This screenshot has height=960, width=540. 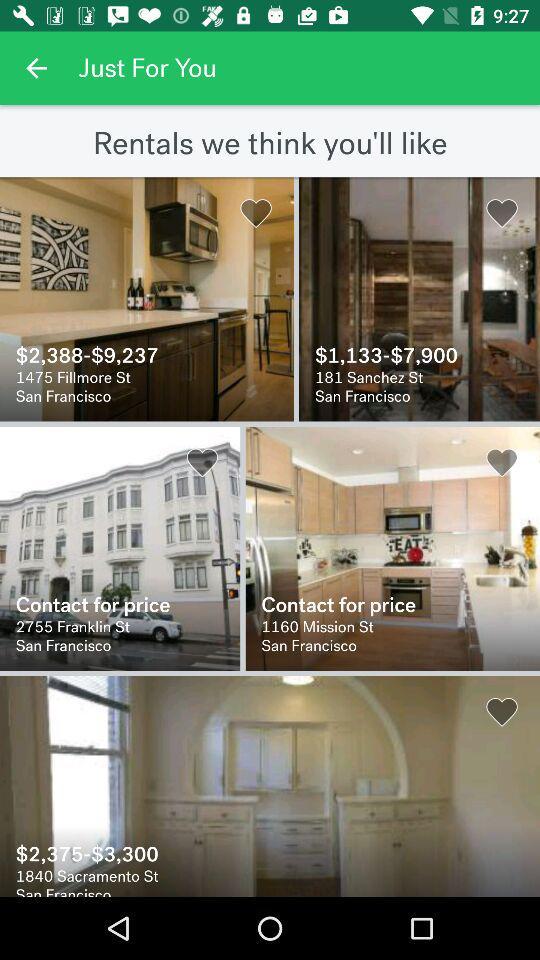 I want to click on back page, so click(x=36, y=68).